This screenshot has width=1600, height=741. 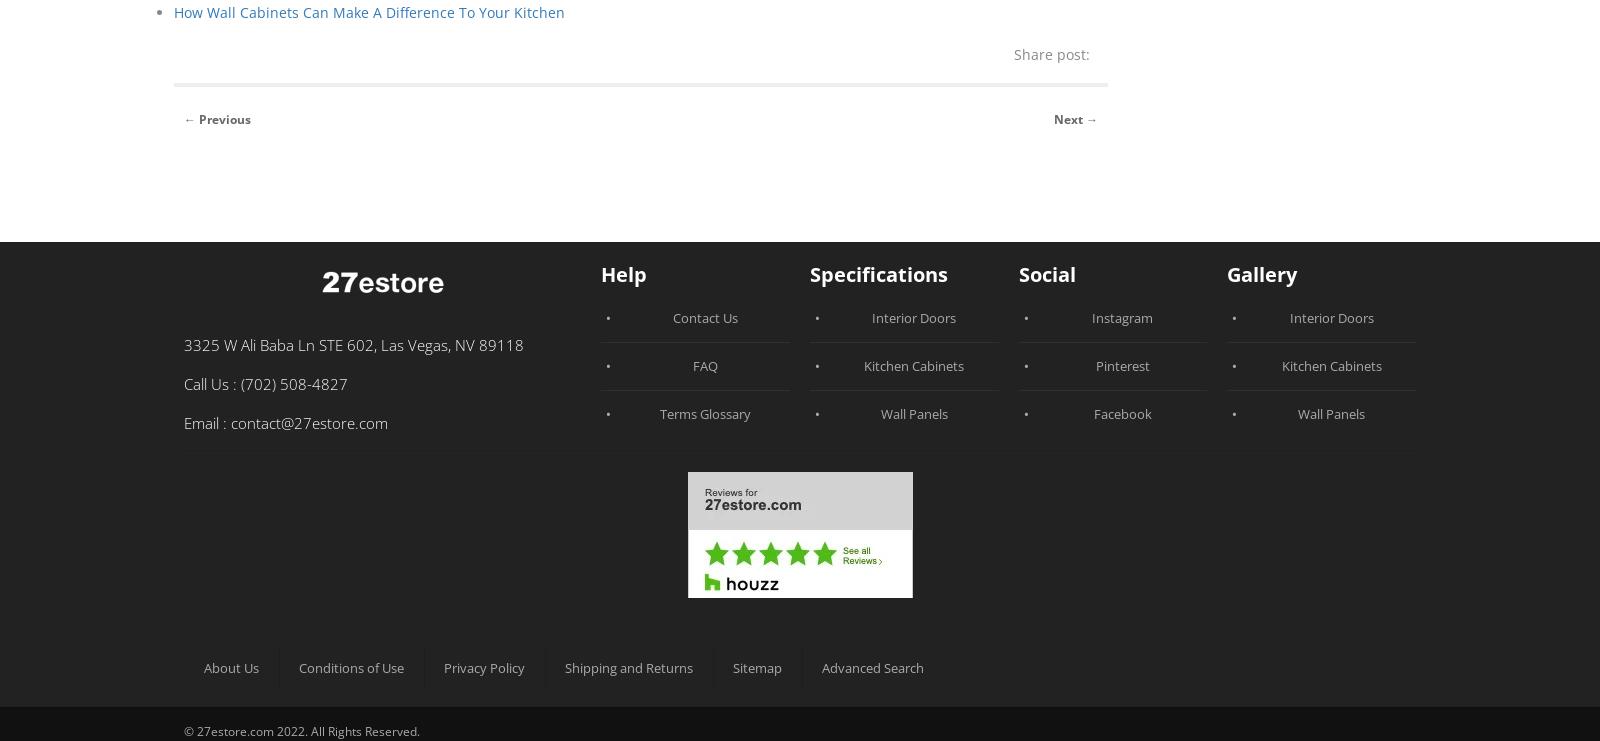 What do you see at coordinates (217, 118) in the screenshot?
I see `'← Previous'` at bounding box center [217, 118].